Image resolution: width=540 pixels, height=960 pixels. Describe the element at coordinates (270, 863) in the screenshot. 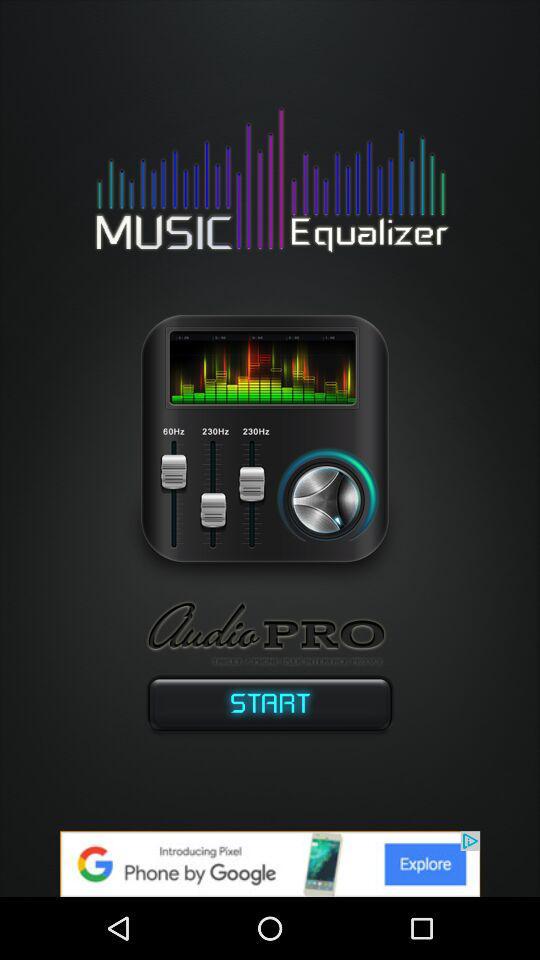

I see `explore advertisement` at that location.